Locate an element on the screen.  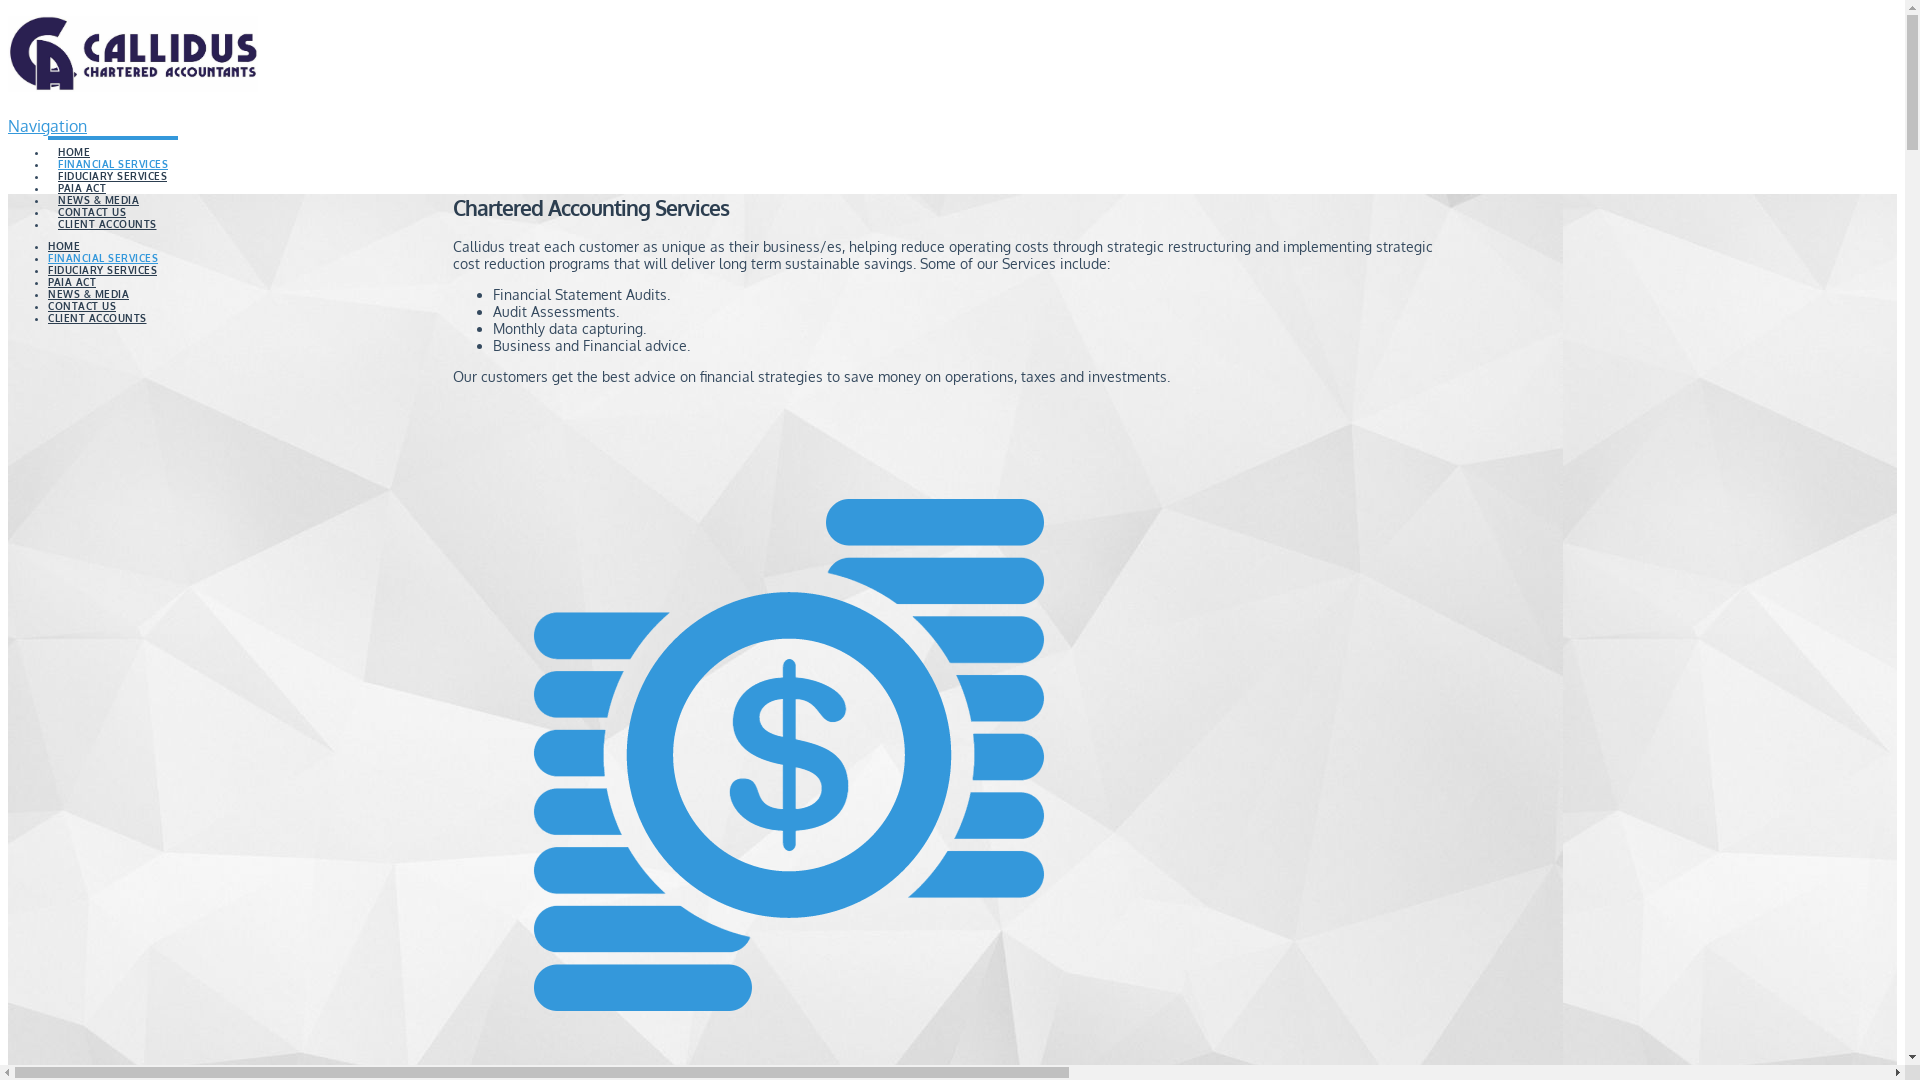
'CLIENT ACCOUNTS' is located at coordinates (48, 316).